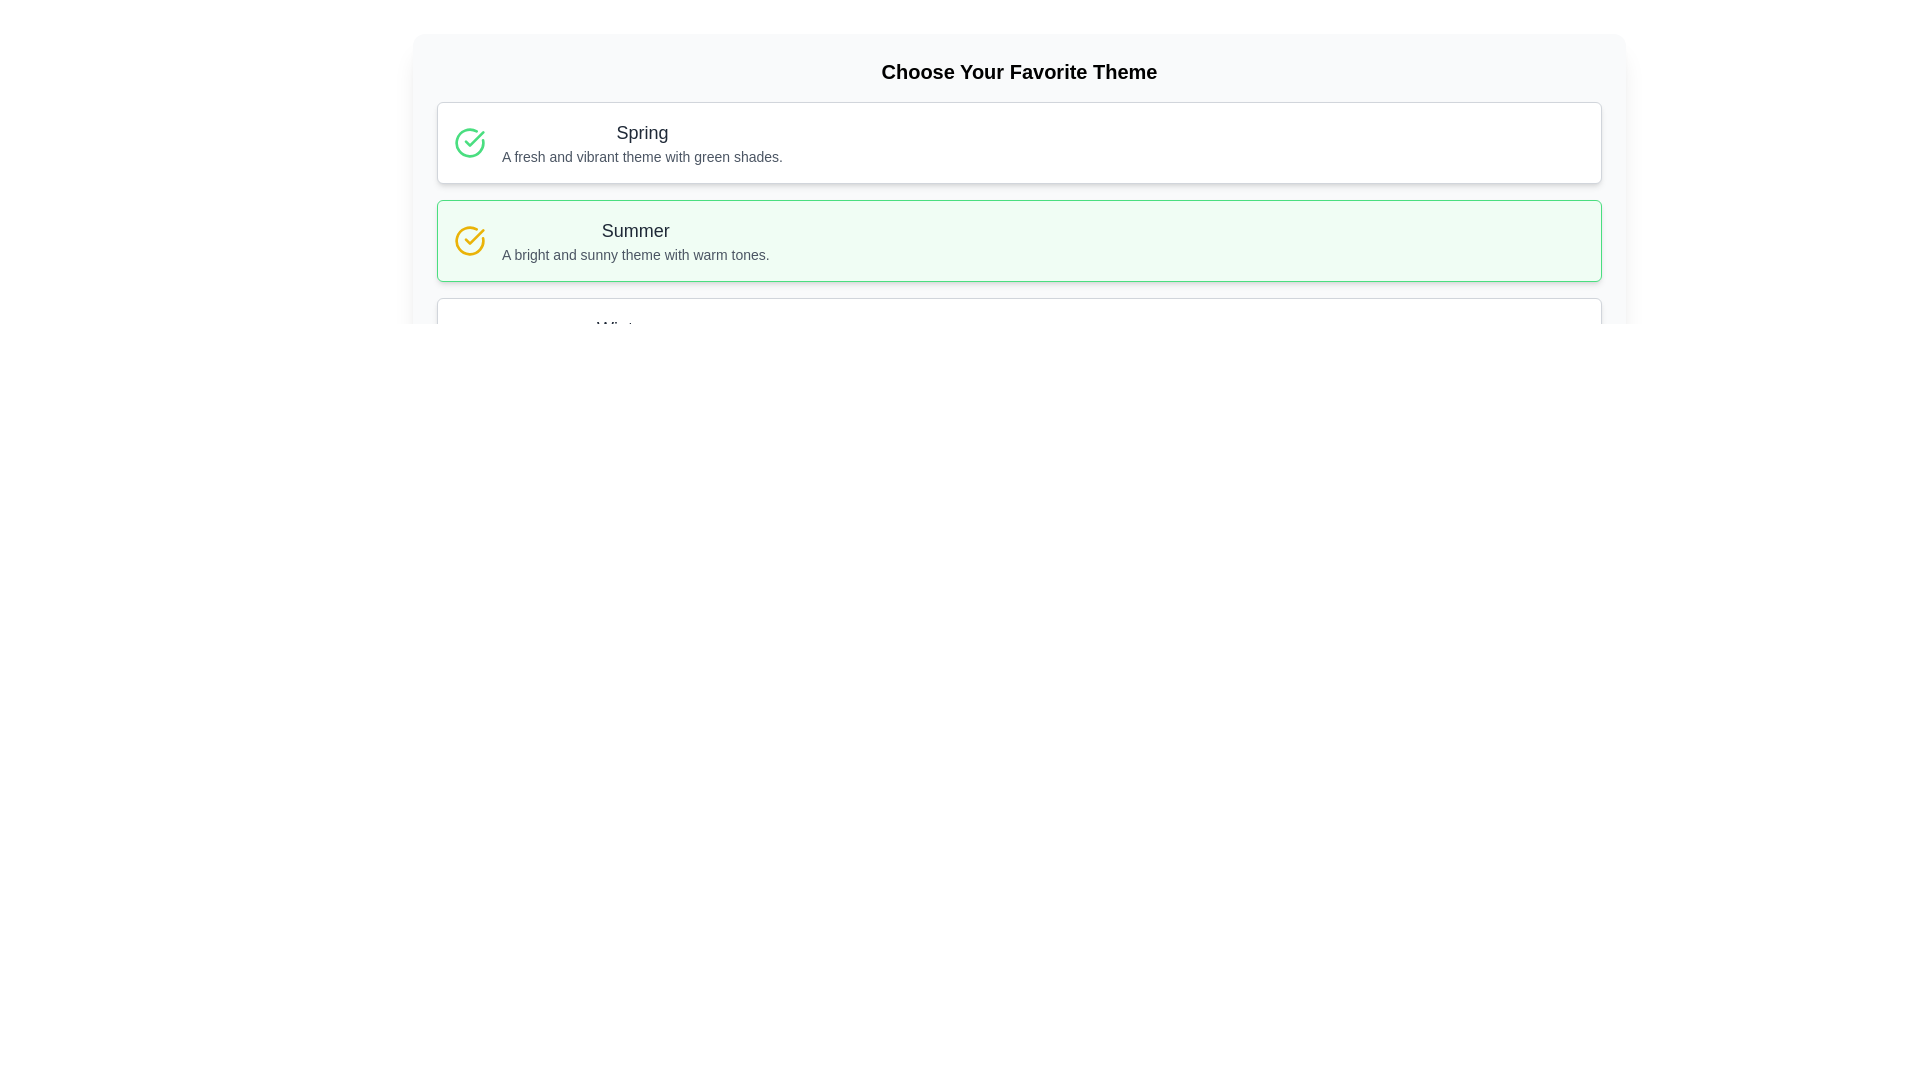  Describe the element at coordinates (469, 239) in the screenshot. I see `the circular yellow checkmark icon located in the second card titled 'Summer'` at that location.